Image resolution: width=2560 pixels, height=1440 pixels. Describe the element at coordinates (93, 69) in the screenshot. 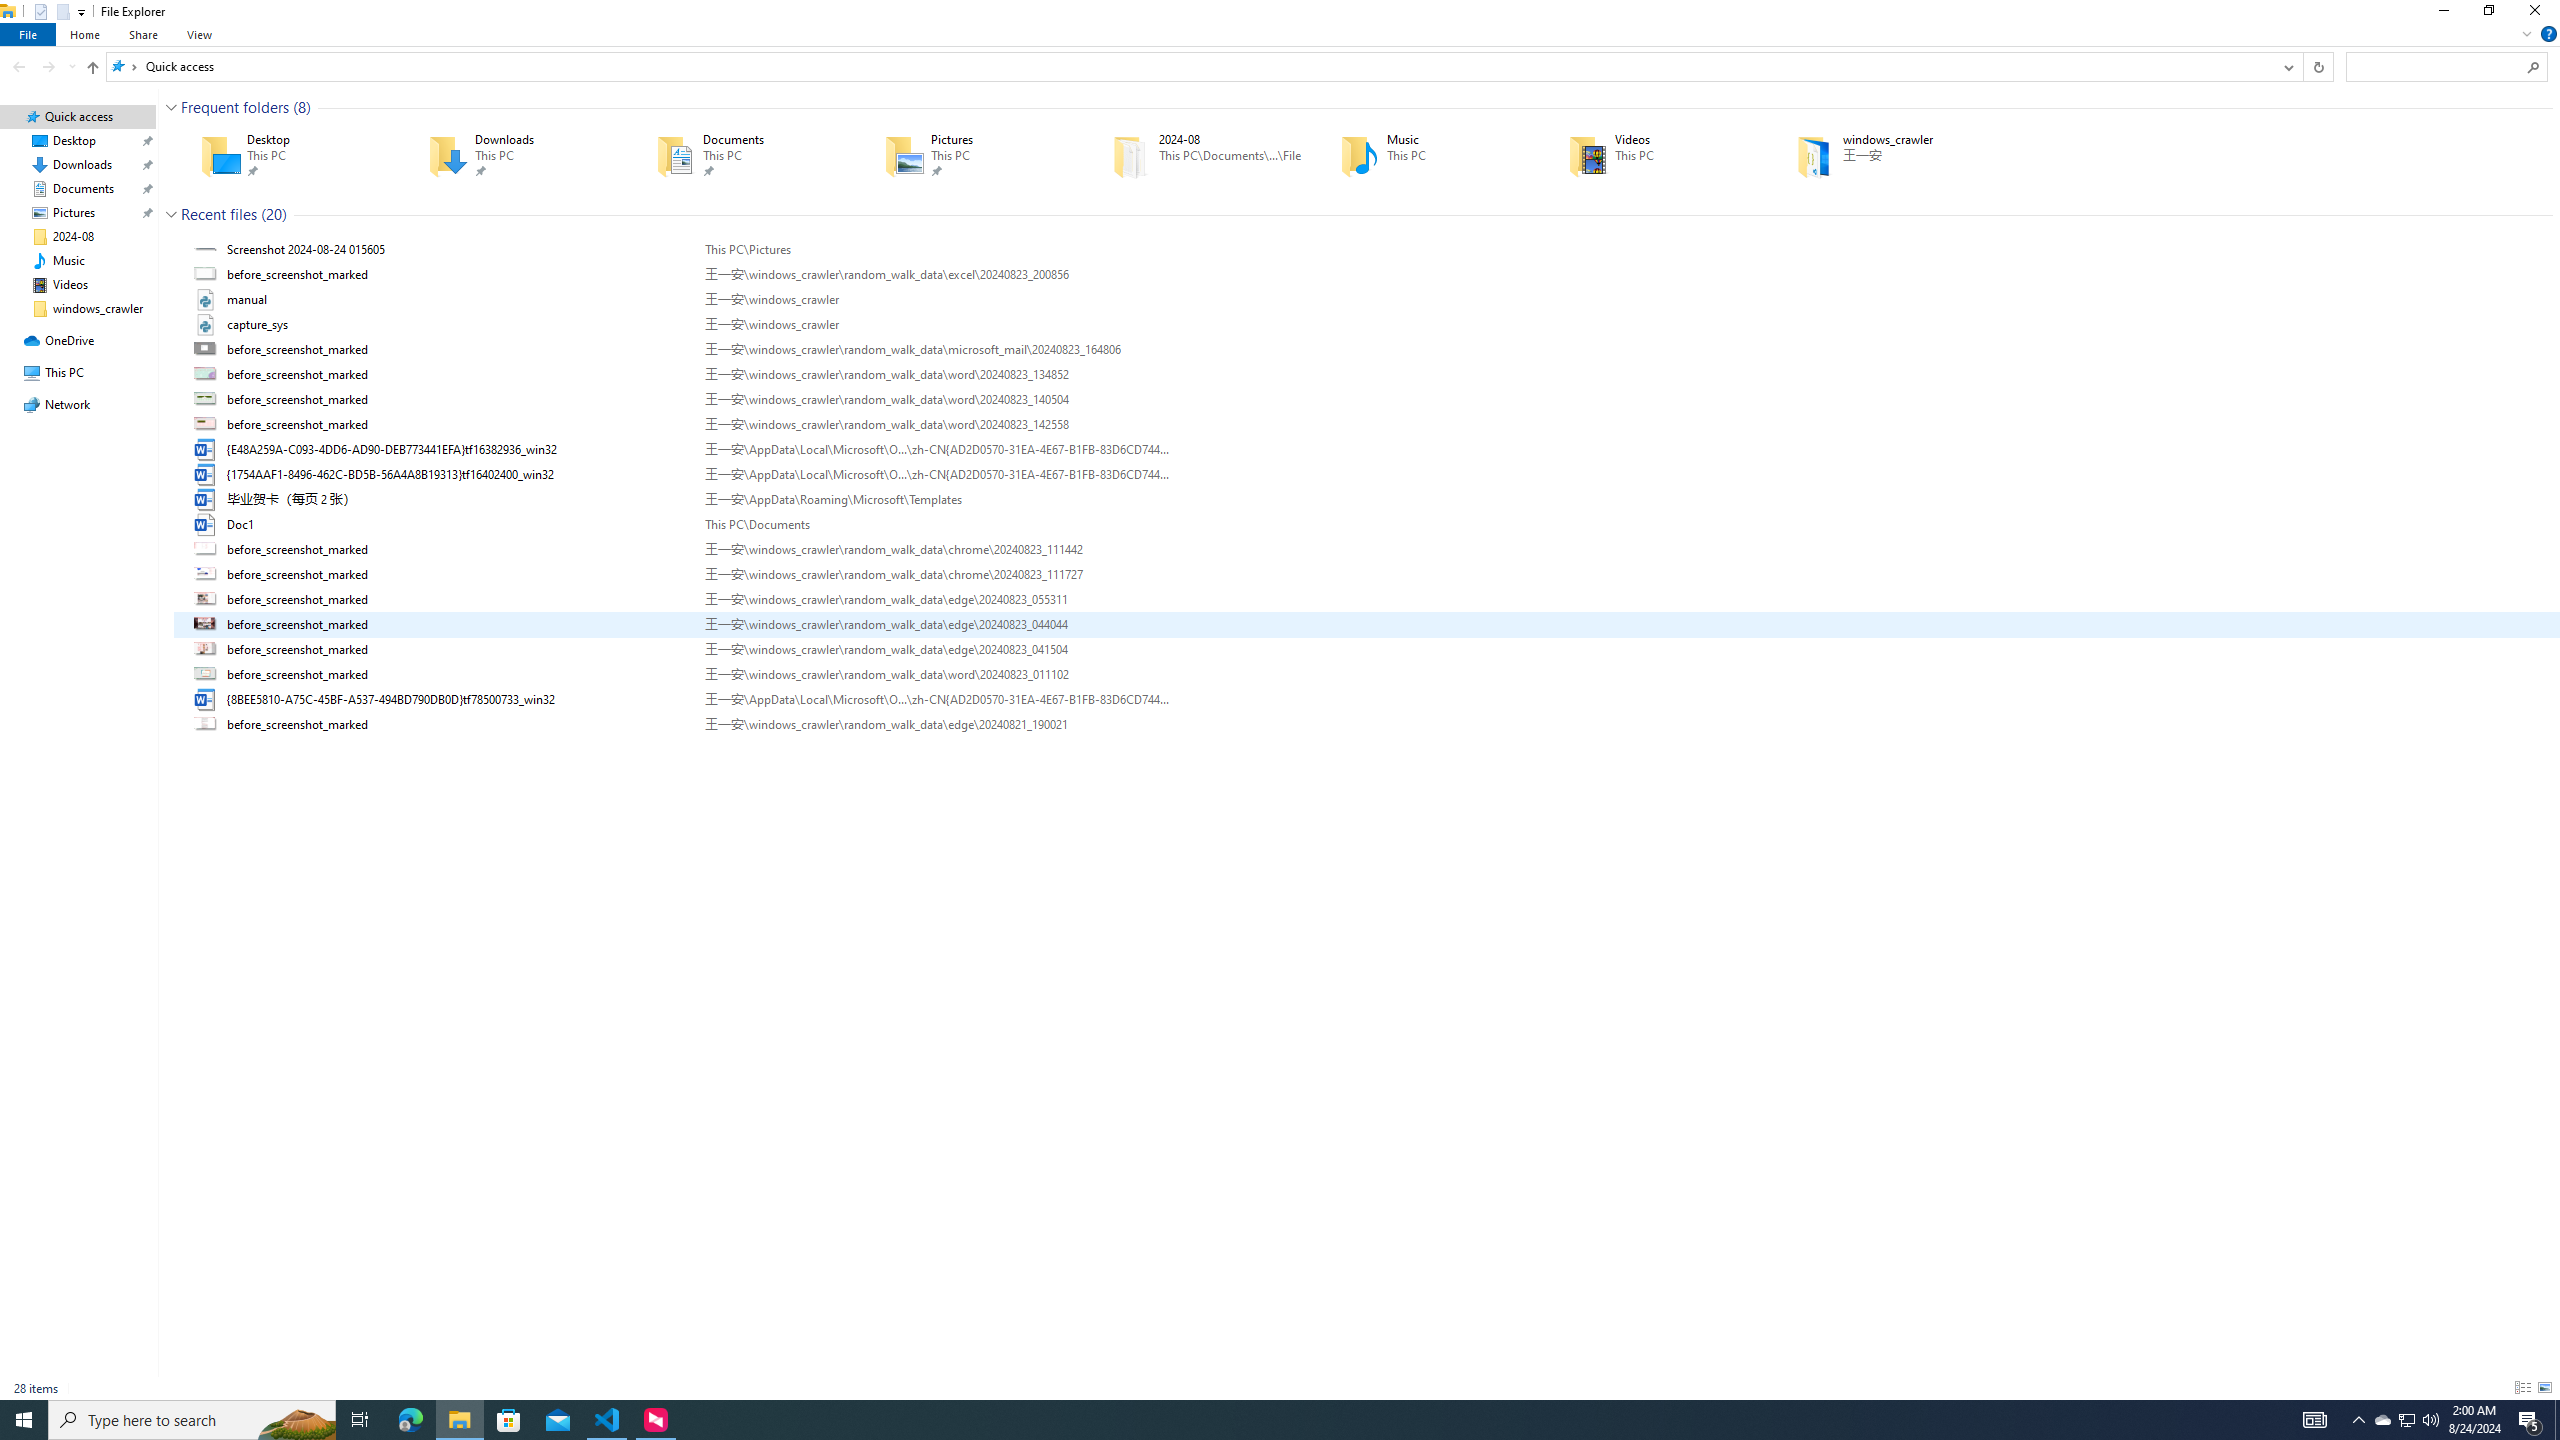

I see `'Up band toolbar'` at that location.